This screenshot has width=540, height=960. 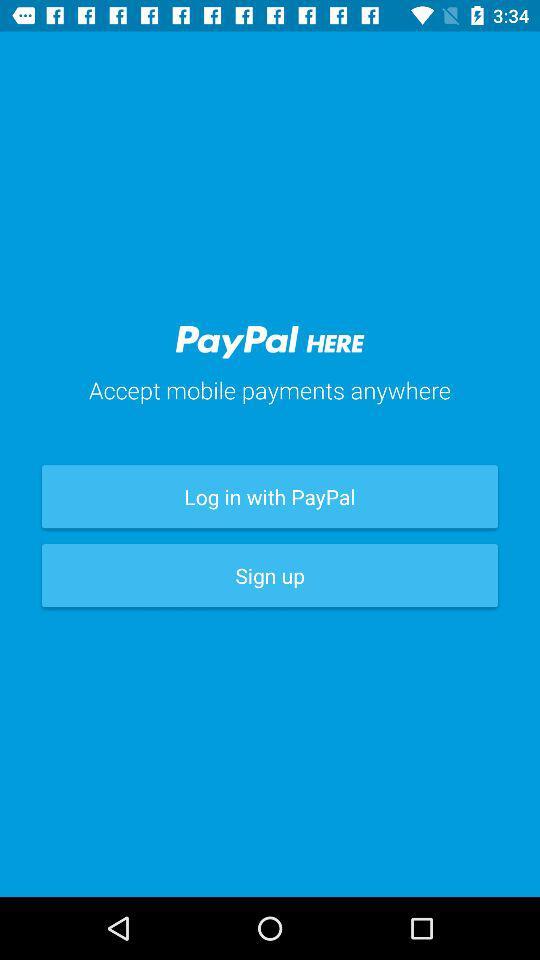 What do you see at coordinates (270, 495) in the screenshot?
I see `the icon above sign up item` at bounding box center [270, 495].